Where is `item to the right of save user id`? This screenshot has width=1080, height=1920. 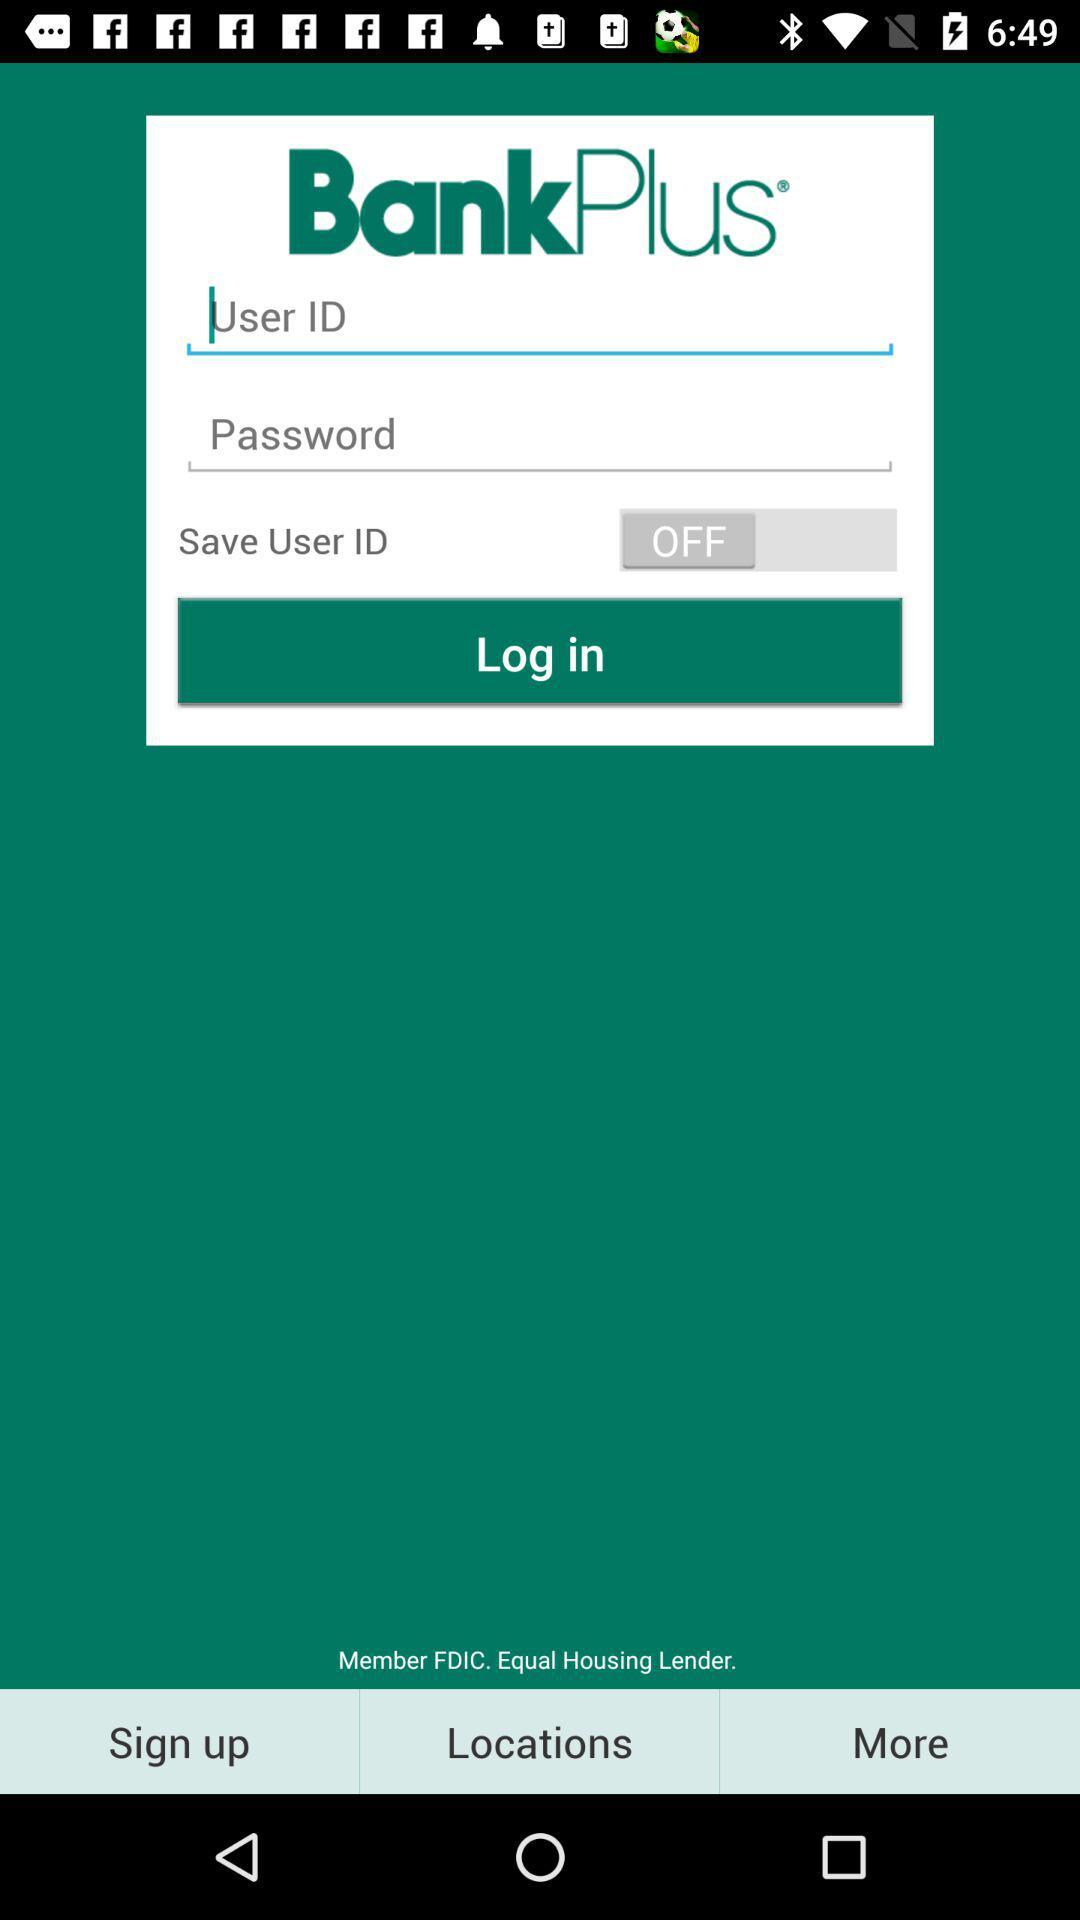
item to the right of save user id is located at coordinates (758, 539).